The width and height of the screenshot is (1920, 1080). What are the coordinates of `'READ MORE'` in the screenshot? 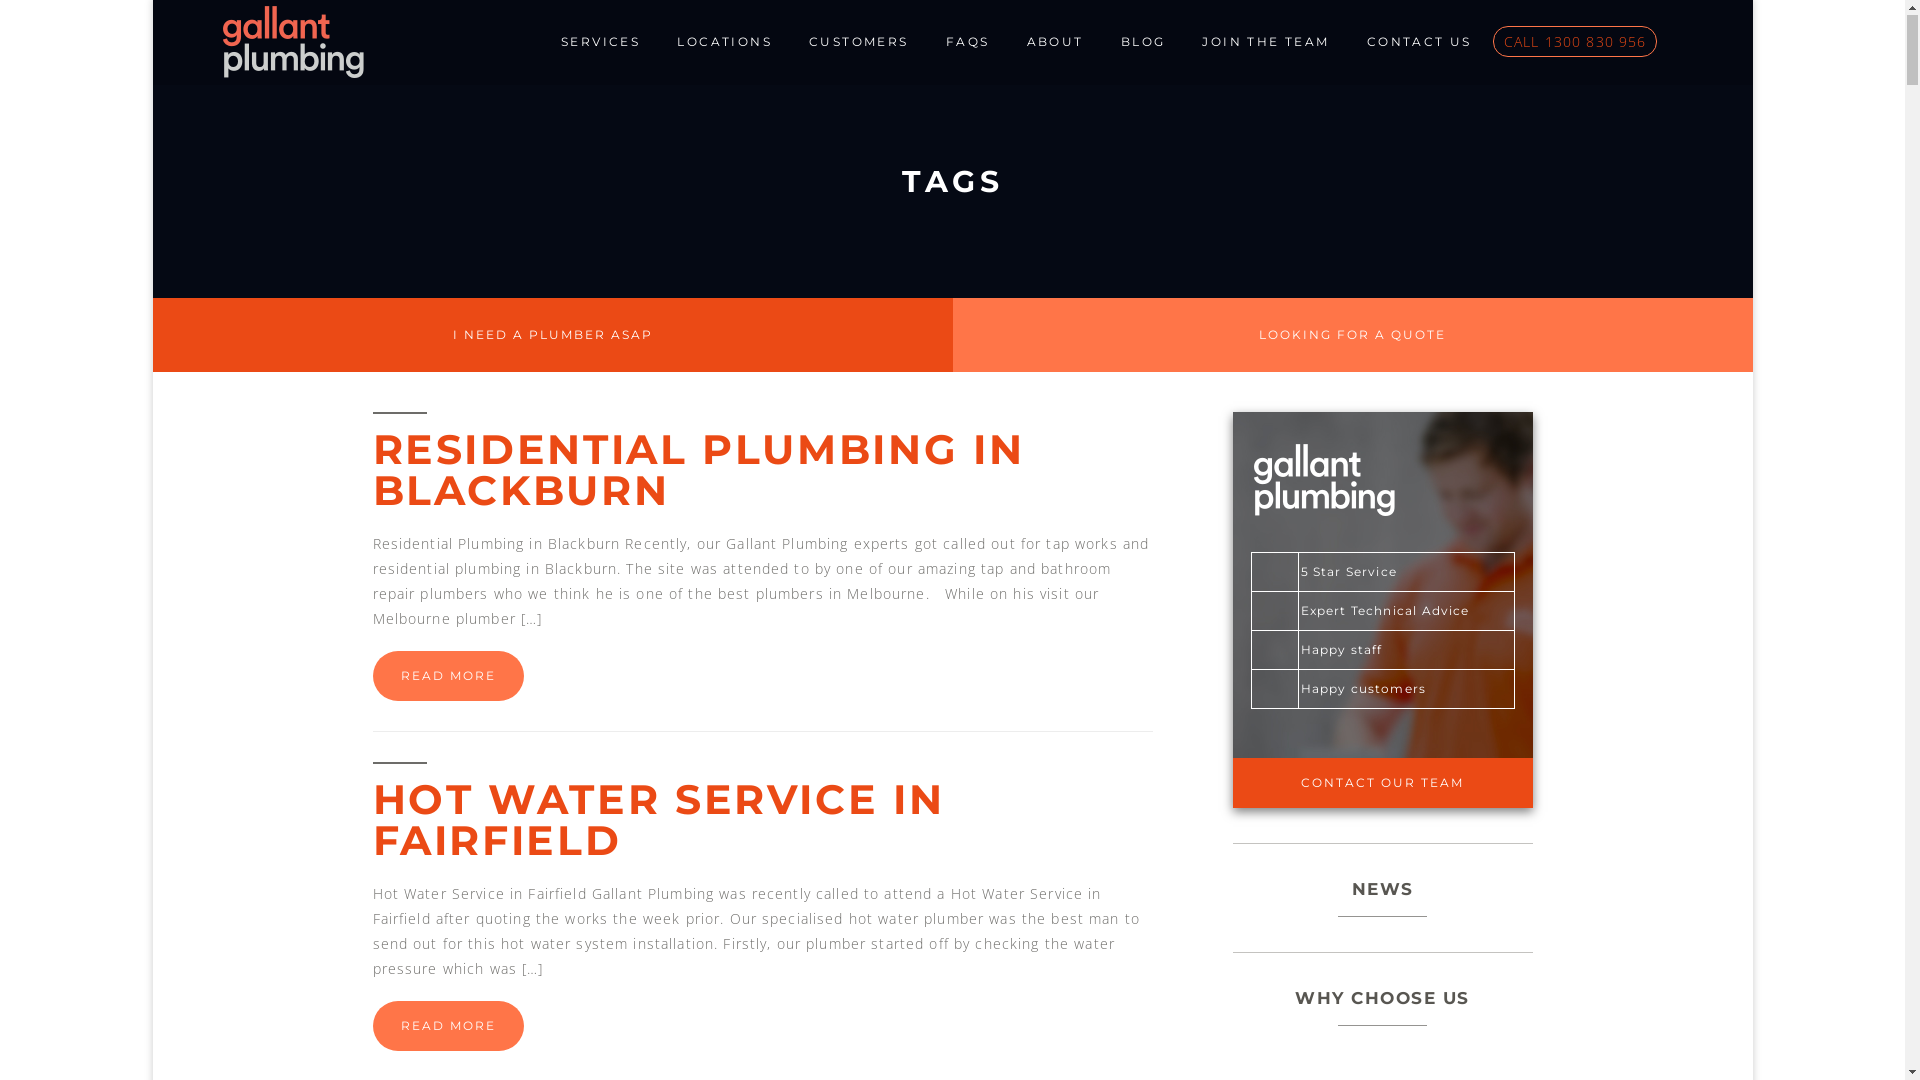 It's located at (446, 677).